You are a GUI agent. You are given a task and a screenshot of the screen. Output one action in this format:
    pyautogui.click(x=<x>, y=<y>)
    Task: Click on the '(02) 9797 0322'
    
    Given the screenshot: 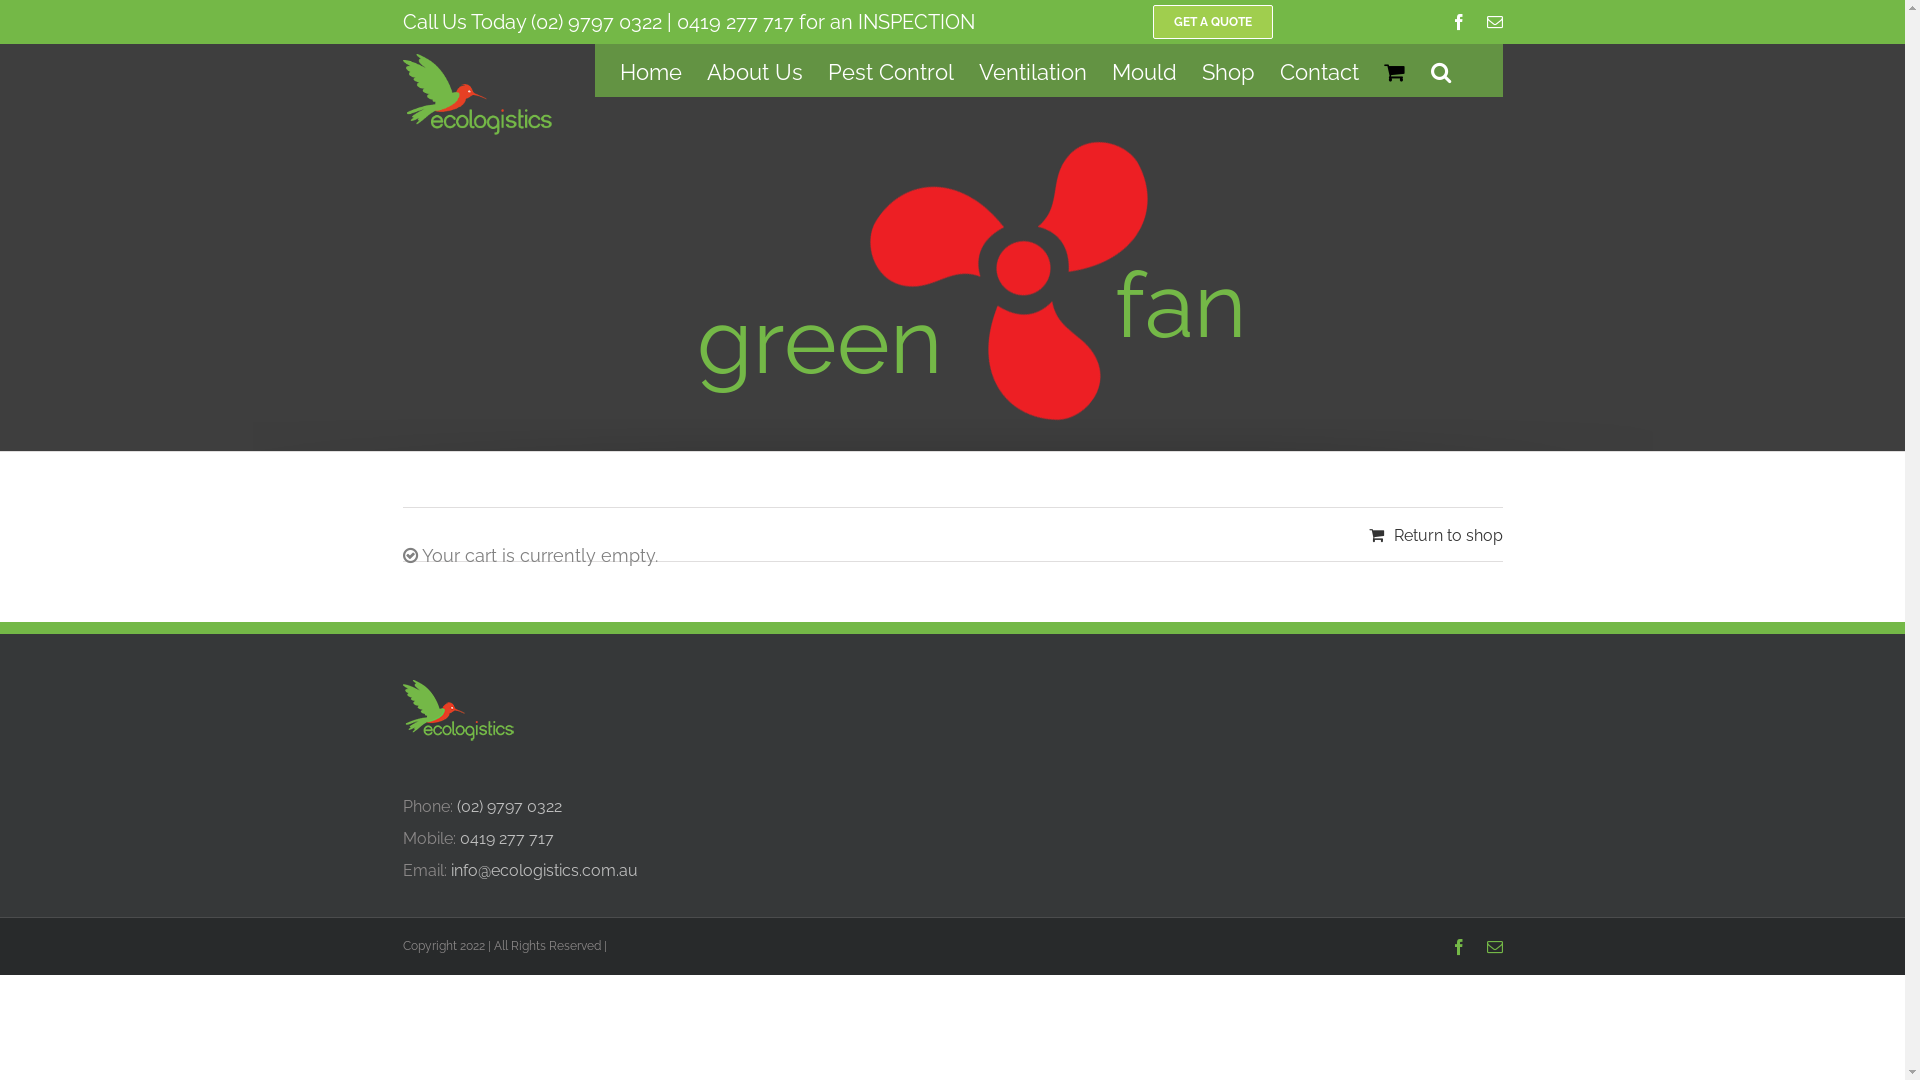 What is the action you would take?
    pyautogui.click(x=594, y=22)
    